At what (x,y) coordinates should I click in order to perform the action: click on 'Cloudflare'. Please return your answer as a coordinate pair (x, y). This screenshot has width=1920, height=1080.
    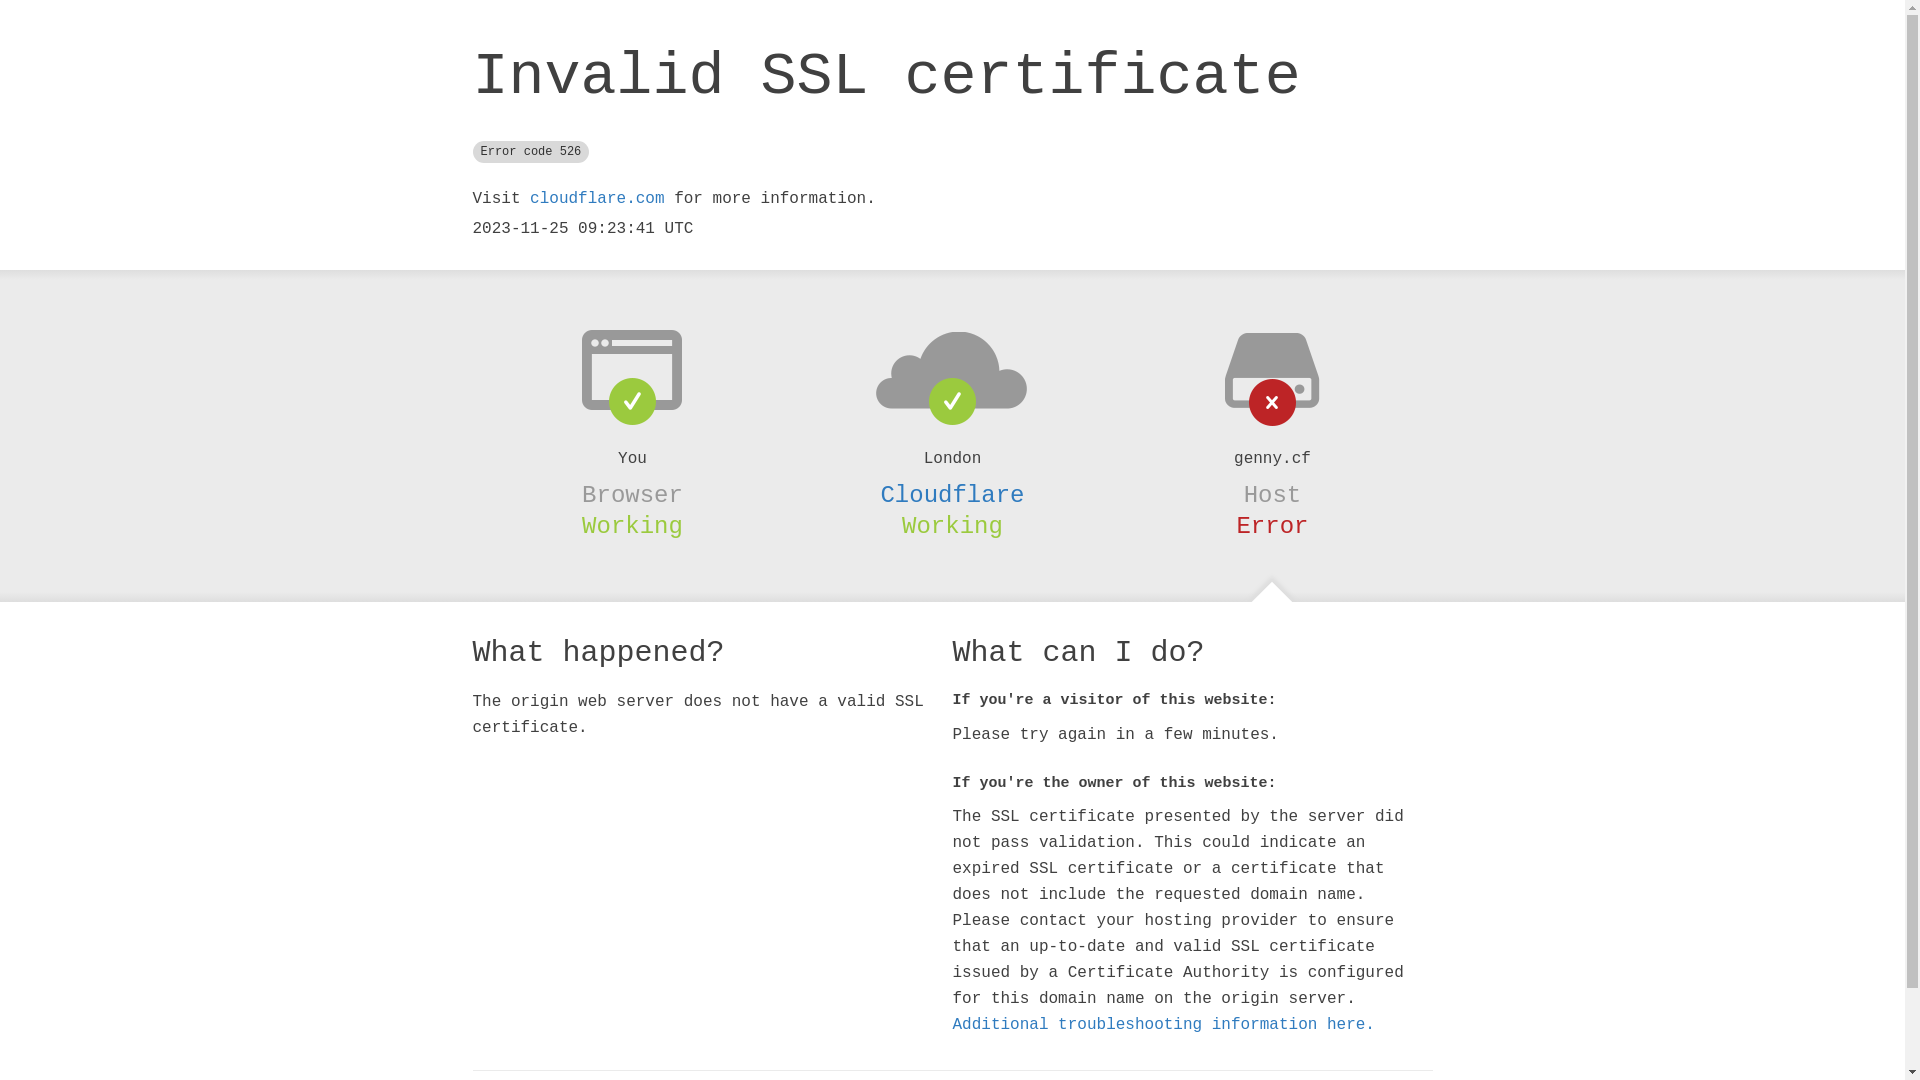
    Looking at the image, I should click on (879, 495).